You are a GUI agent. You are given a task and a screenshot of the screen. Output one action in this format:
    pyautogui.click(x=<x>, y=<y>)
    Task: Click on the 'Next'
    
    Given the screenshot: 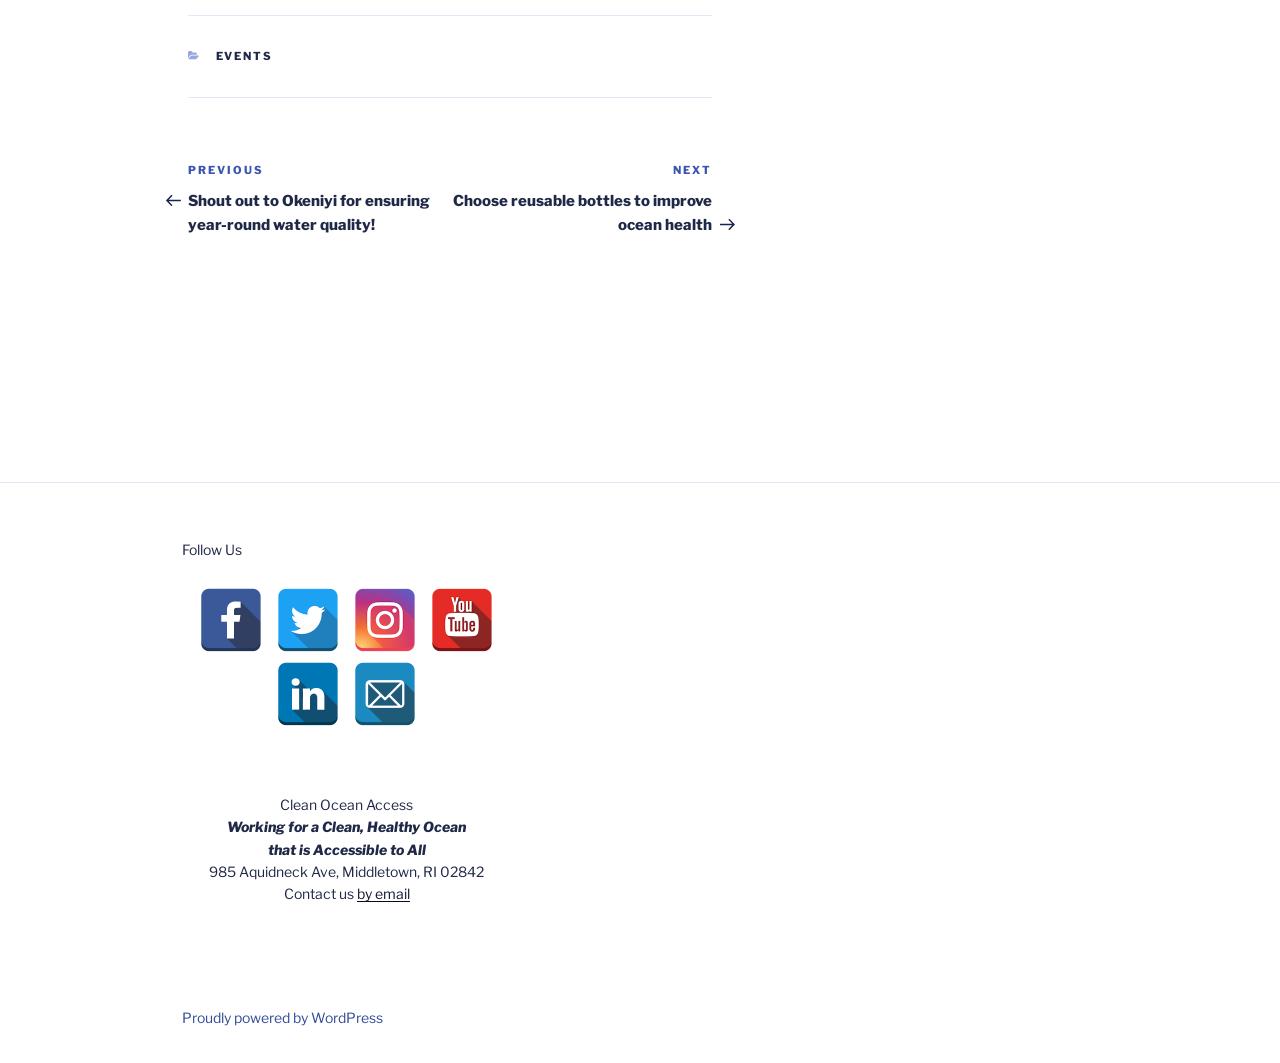 What is the action you would take?
    pyautogui.click(x=692, y=169)
    